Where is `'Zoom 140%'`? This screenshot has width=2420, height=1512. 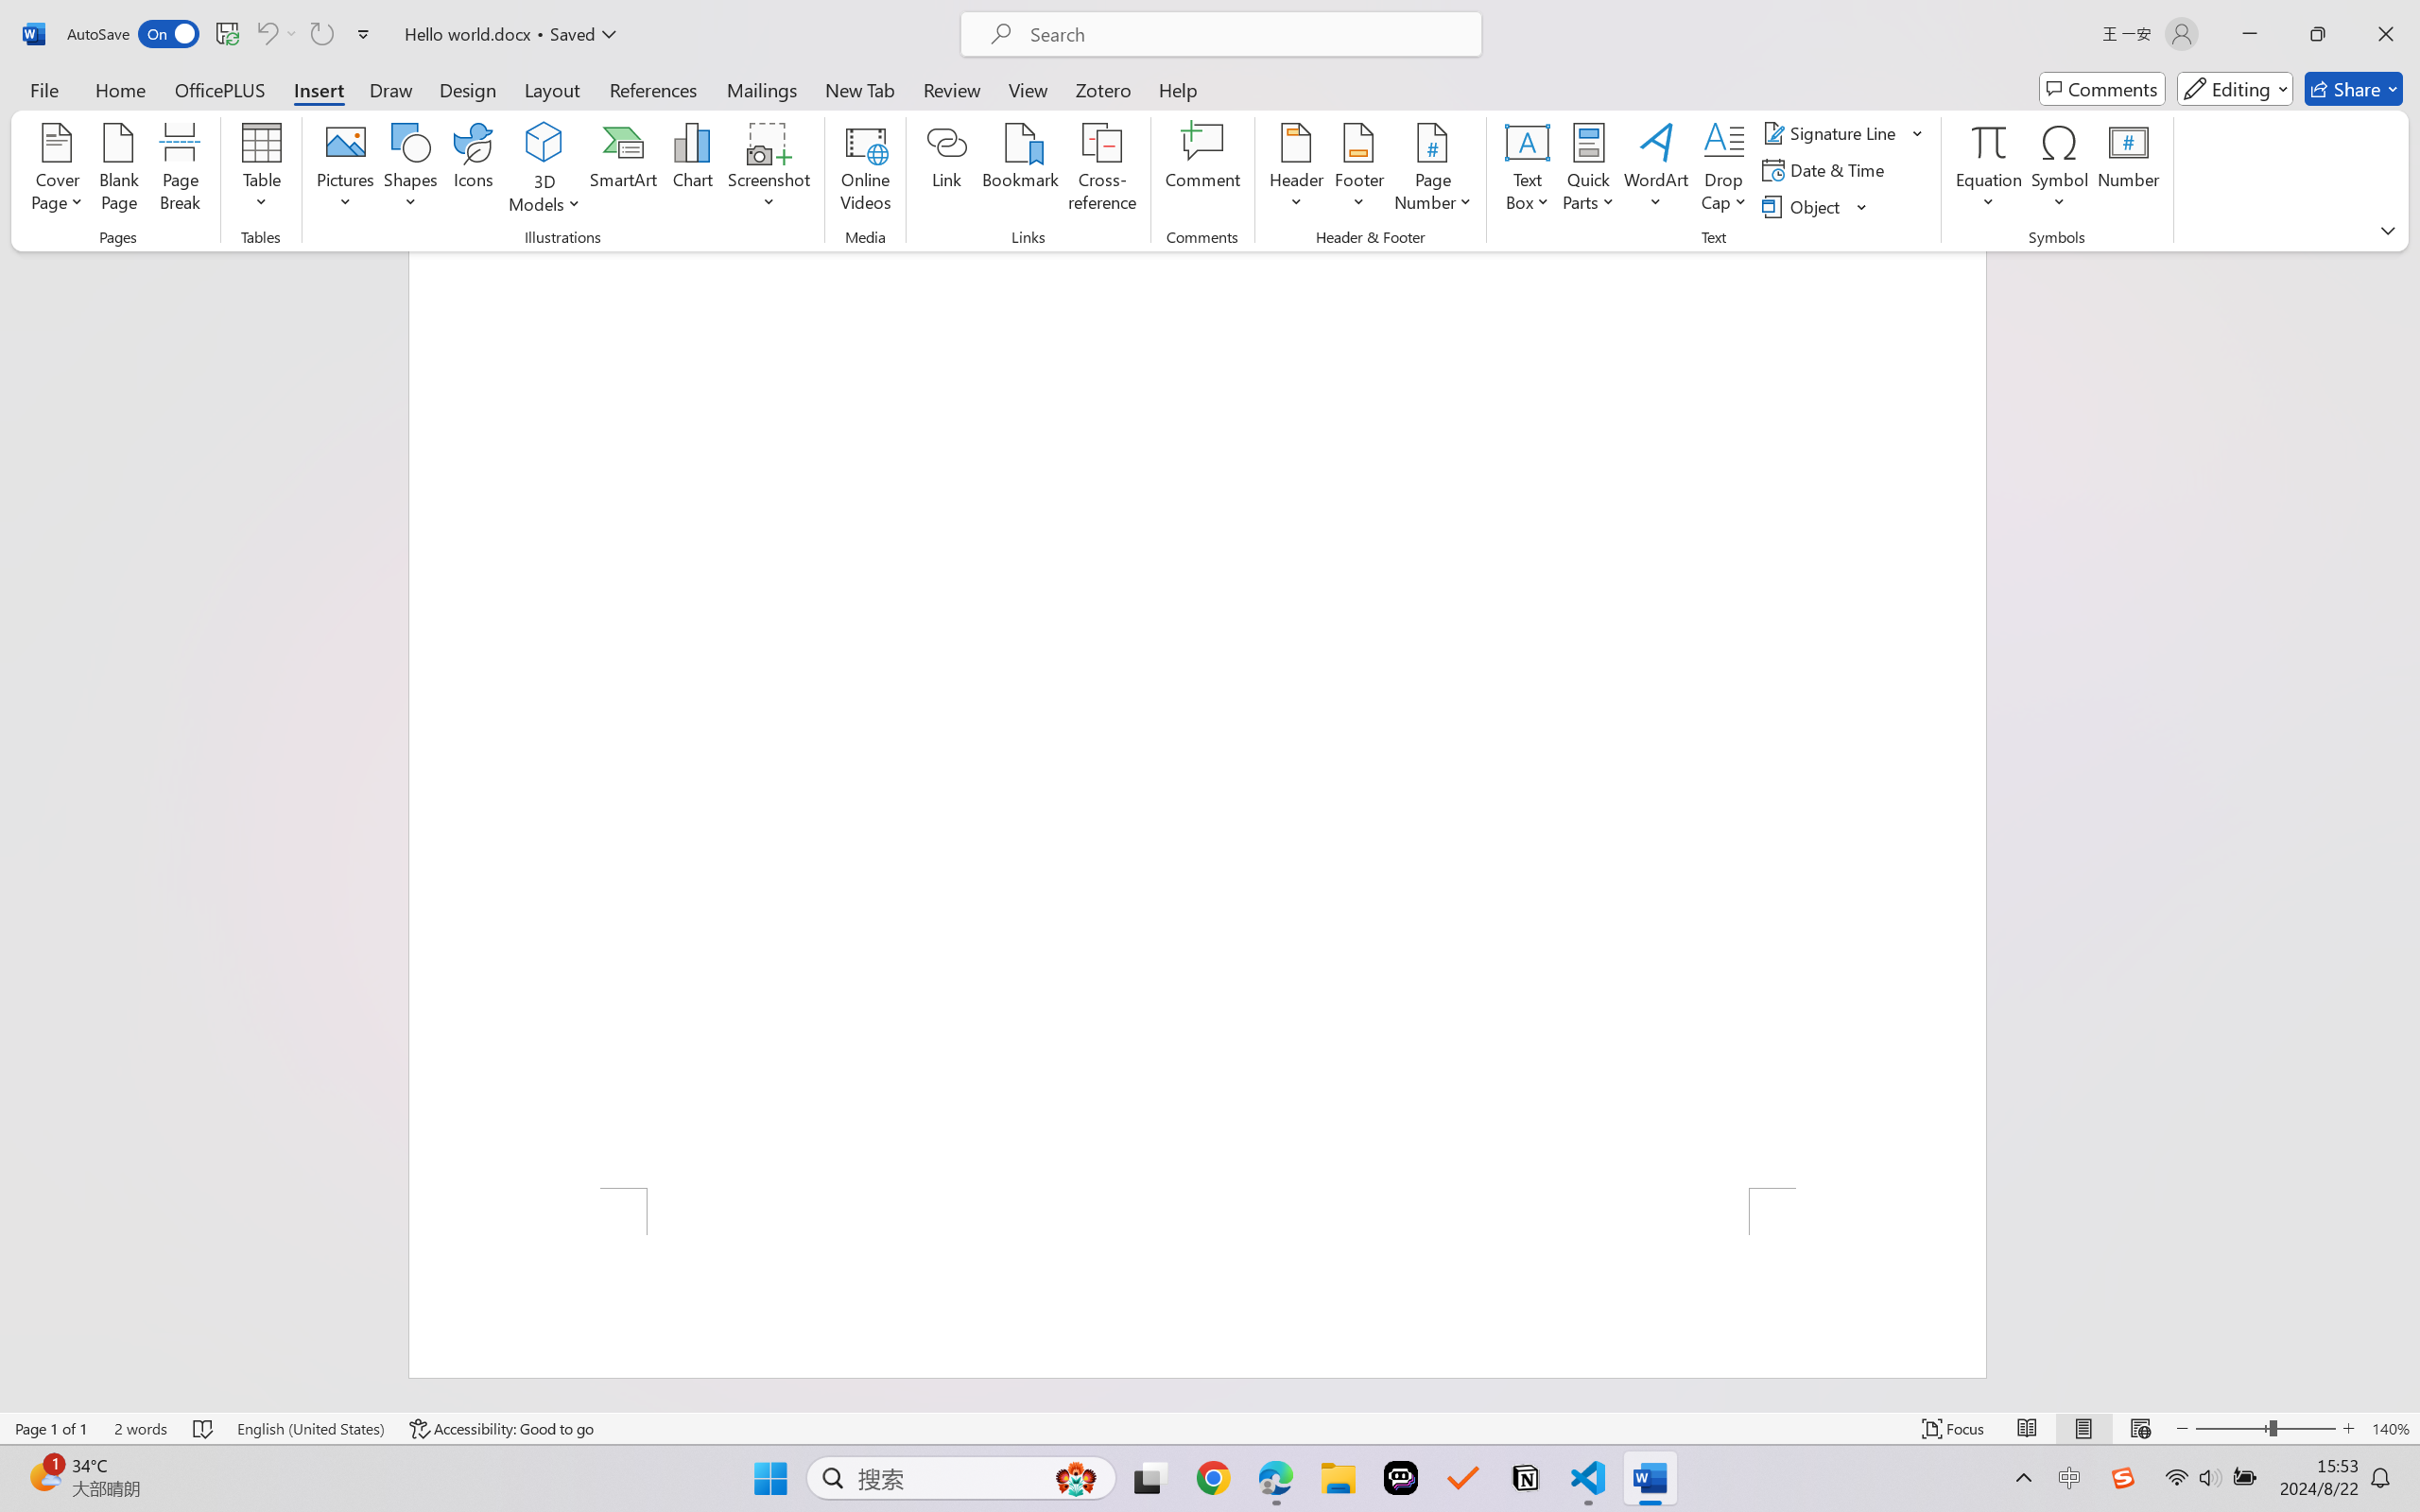
'Zoom 140%' is located at coordinates (2390, 1428).